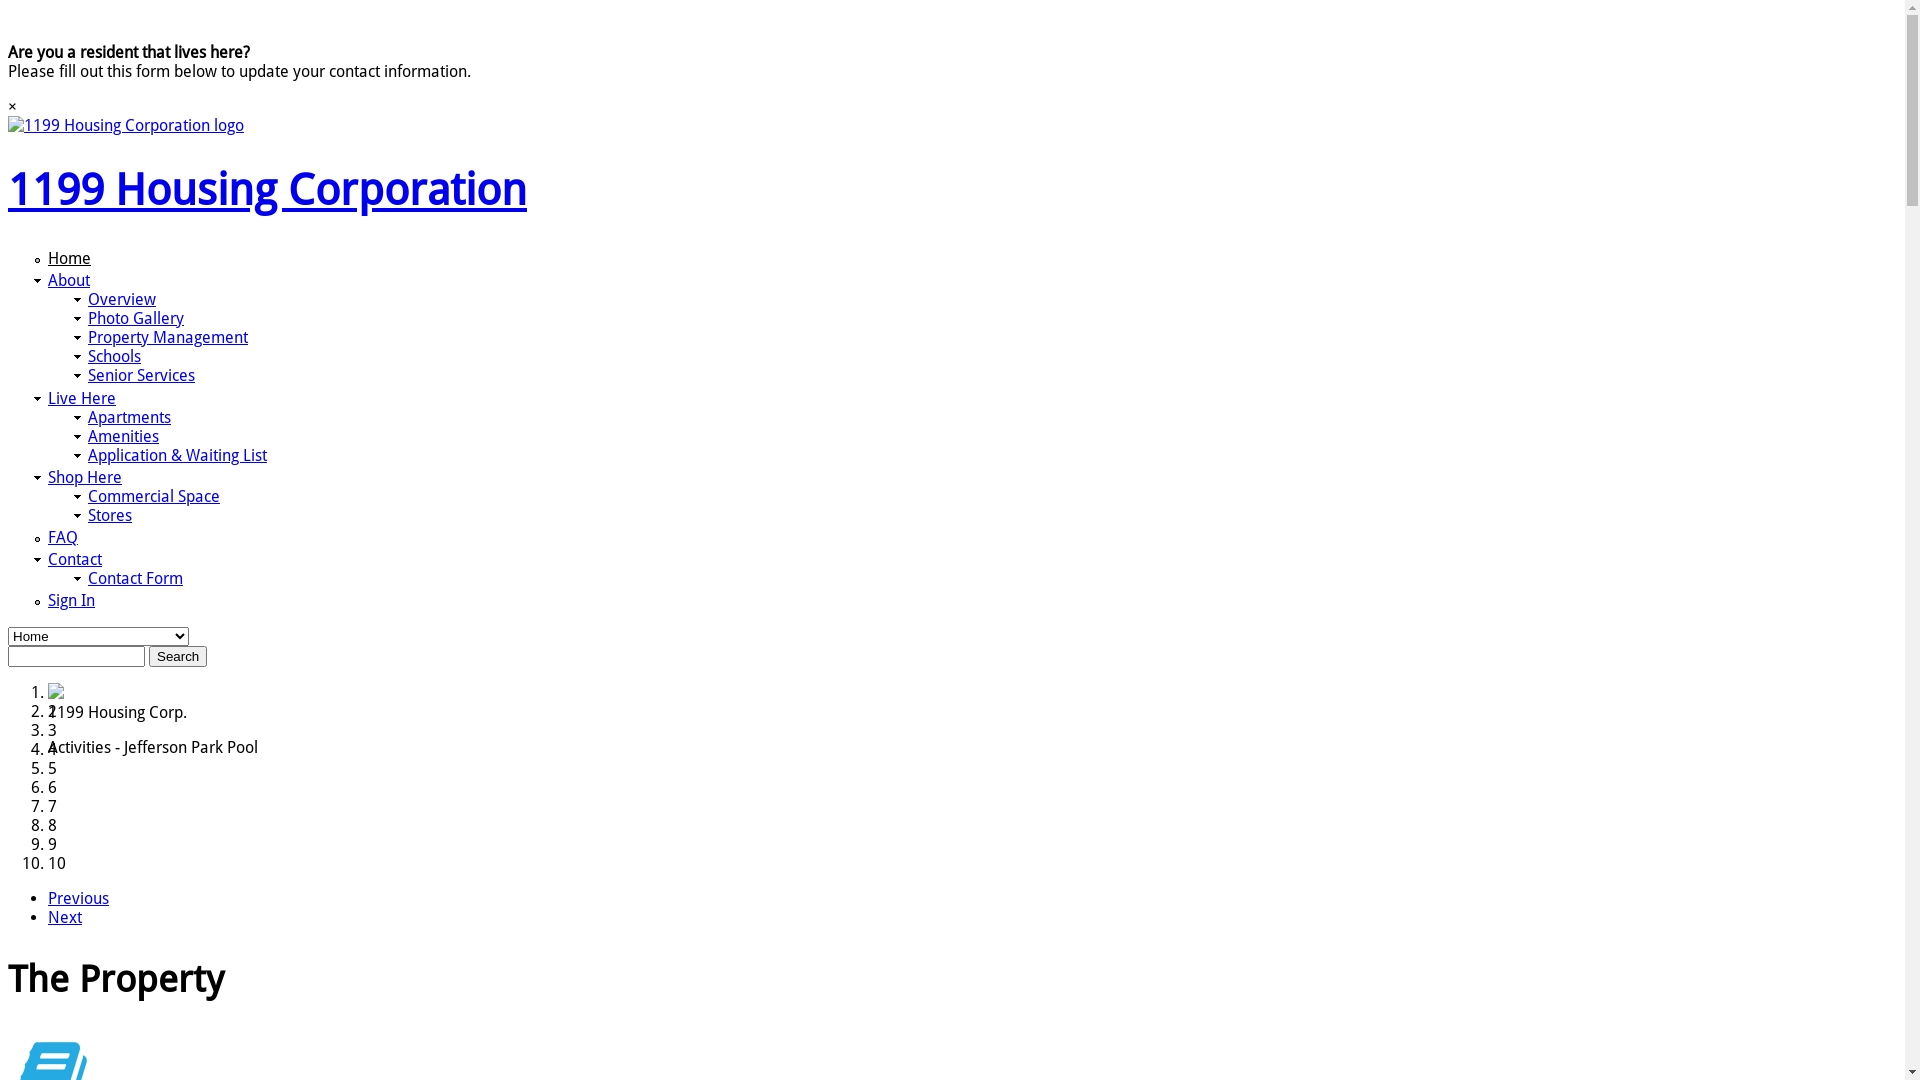 The width and height of the screenshot is (1920, 1080). I want to click on 'Photo Gallery', so click(134, 317).